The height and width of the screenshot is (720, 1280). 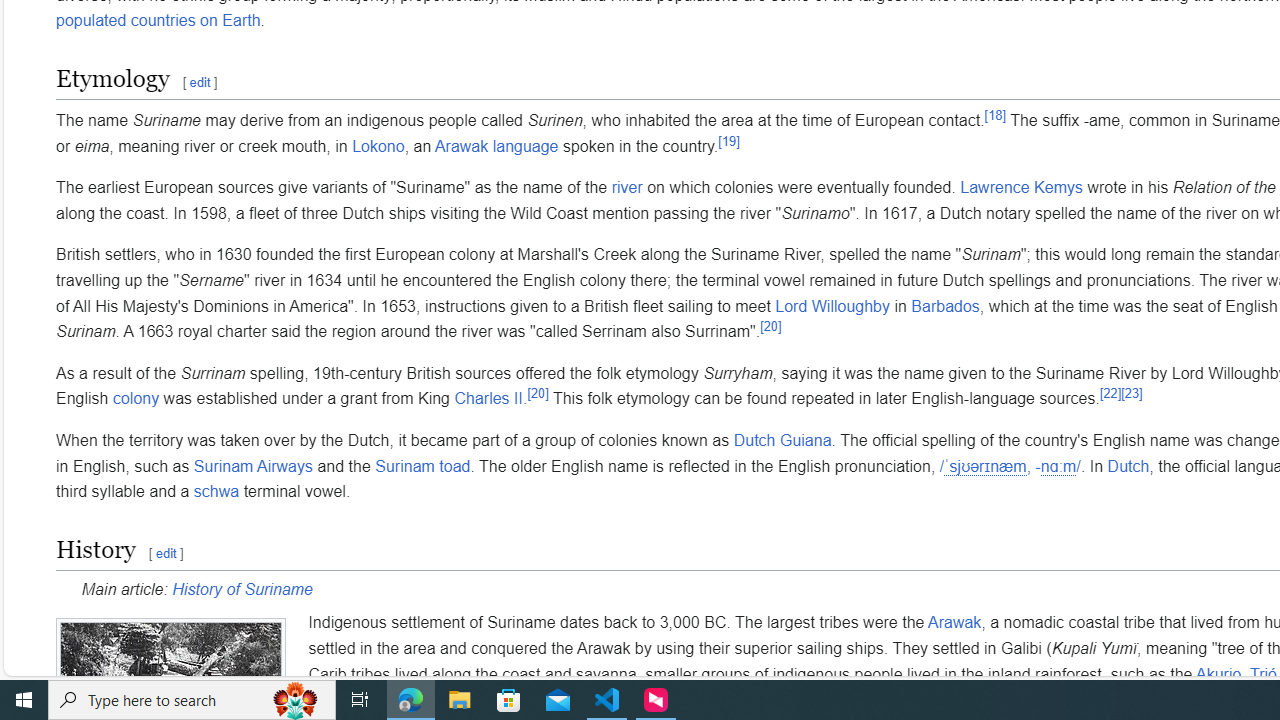 I want to click on 'History of Suriname', so click(x=241, y=588).